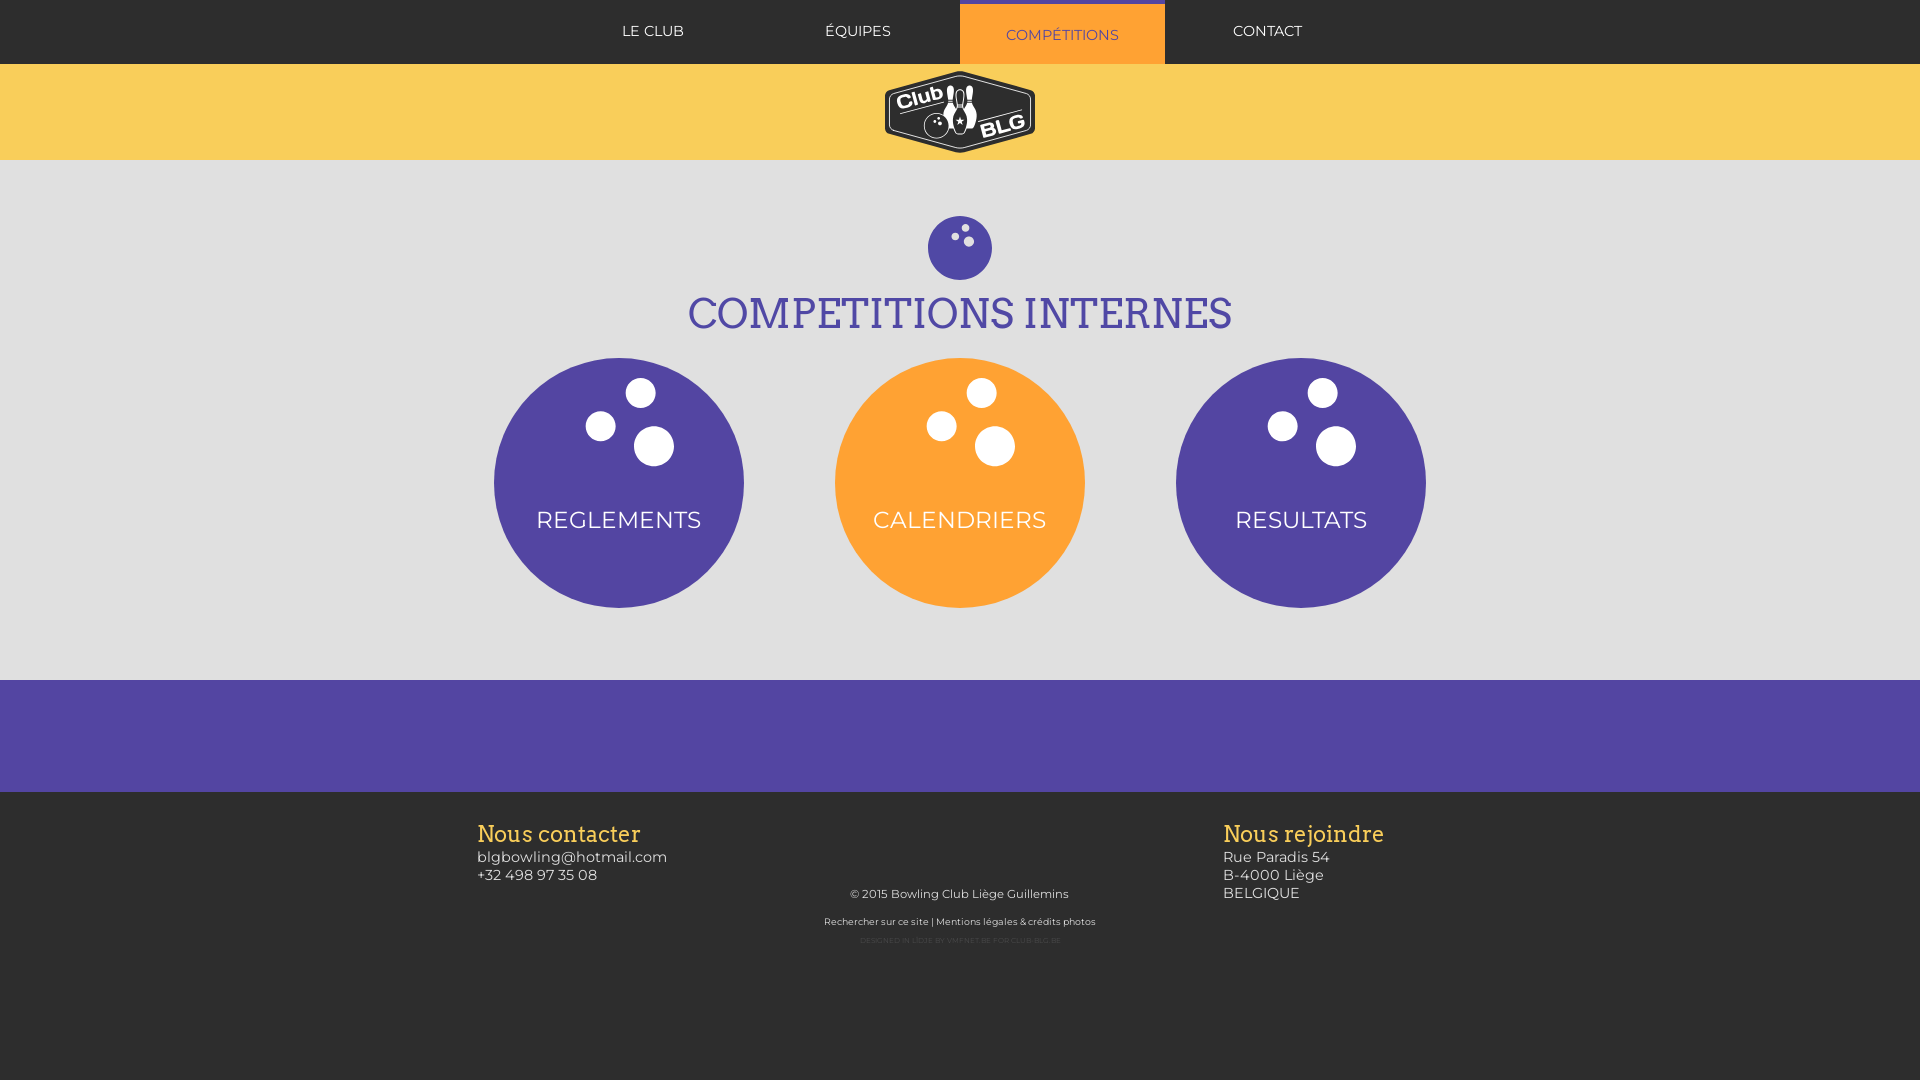 The image size is (1920, 1080). I want to click on 'VMFNET.BE', so click(968, 940).